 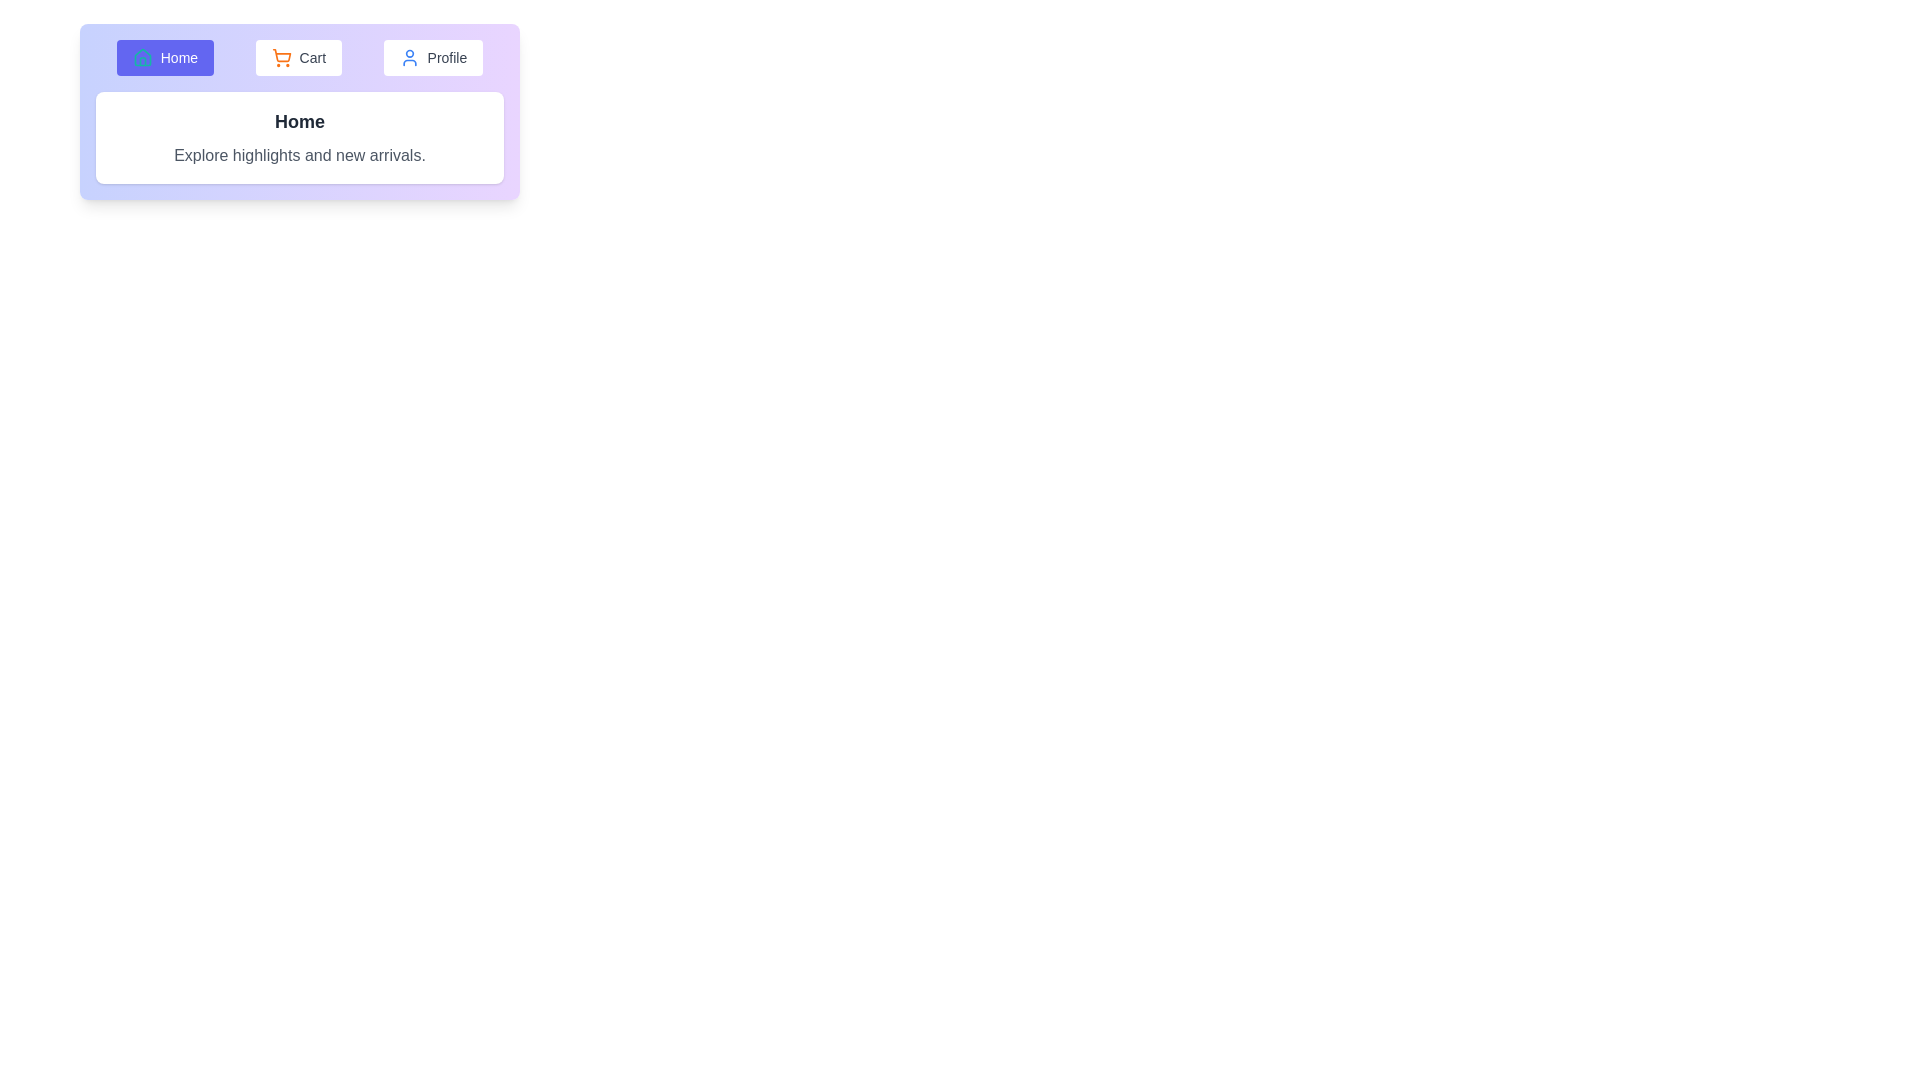 What do you see at coordinates (431, 56) in the screenshot?
I see `the Profile tab to view its hover effect` at bounding box center [431, 56].